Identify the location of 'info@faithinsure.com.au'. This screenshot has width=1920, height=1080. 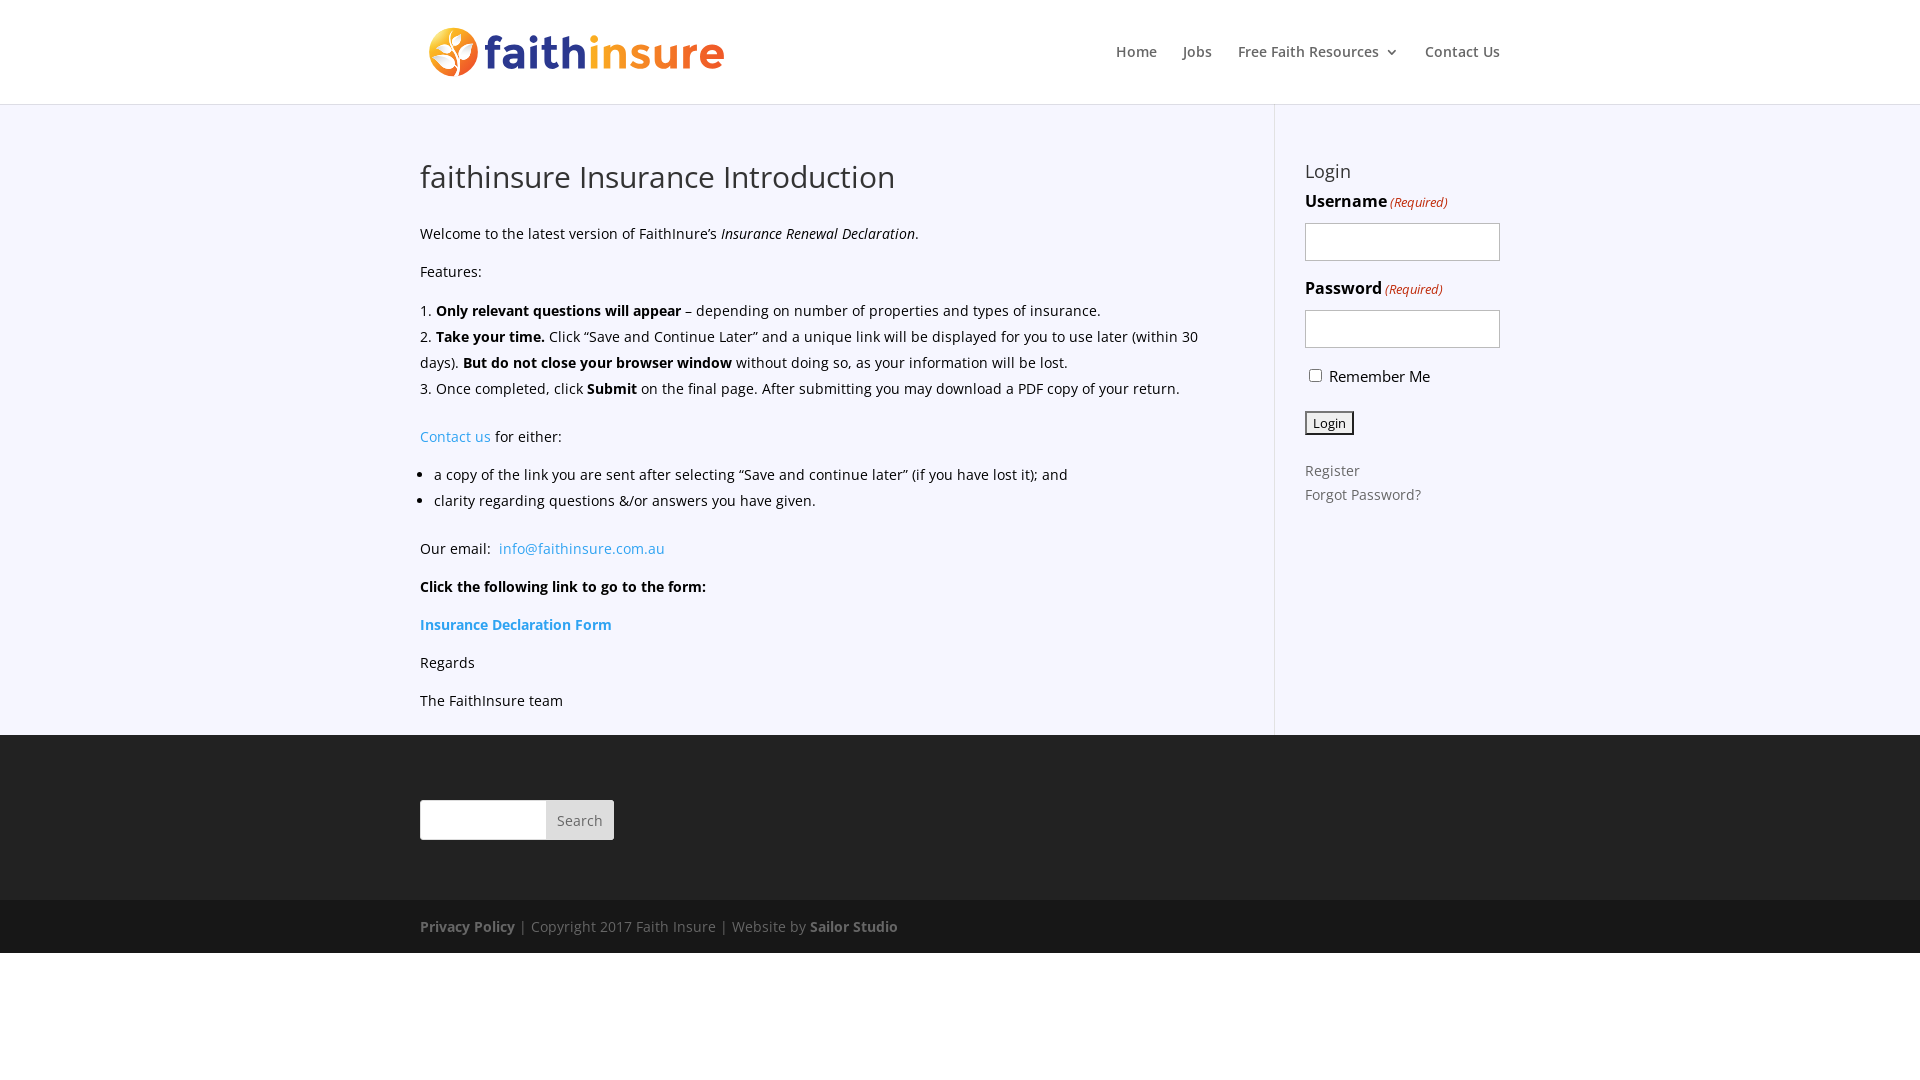
(580, 548).